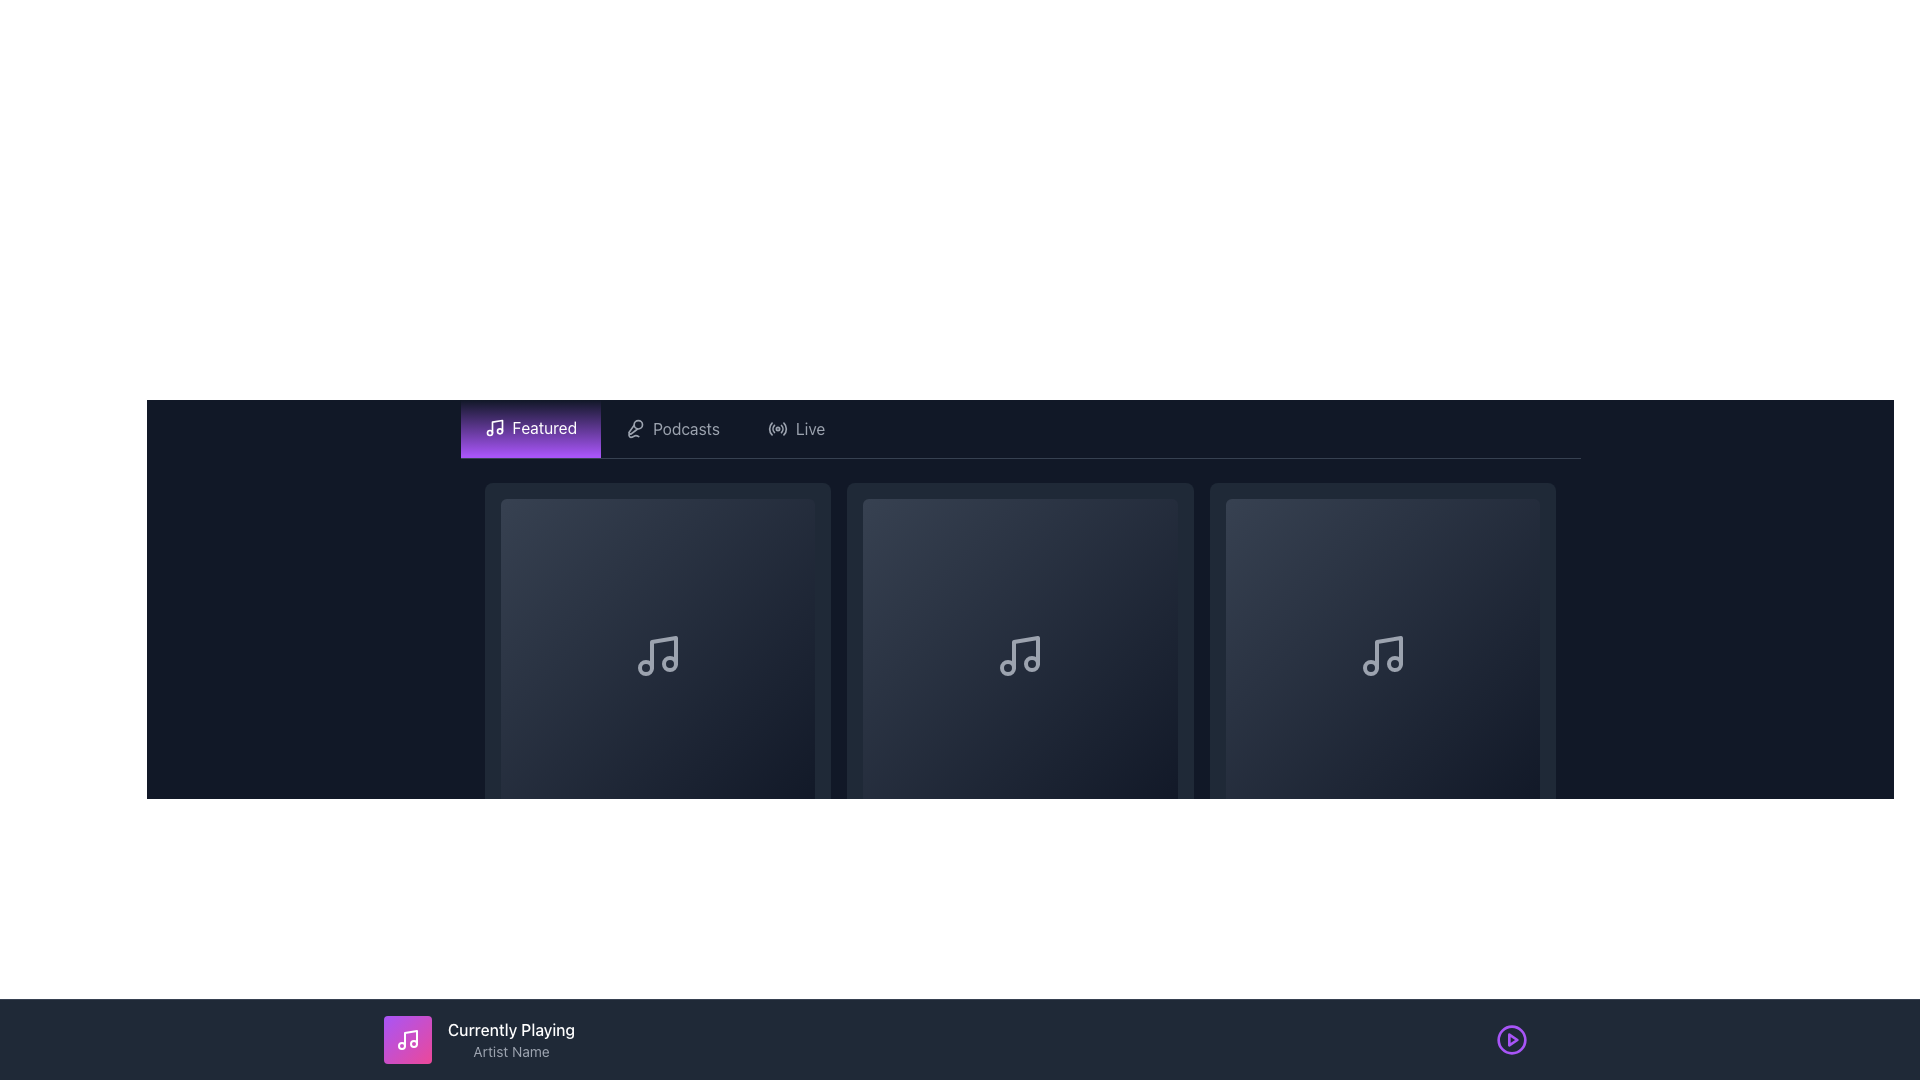 The height and width of the screenshot is (1080, 1920). What do you see at coordinates (672, 427) in the screenshot?
I see `the 'Podcasts' navigation tab, which is the second tab in the horizontal navigation bar` at bounding box center [672, 427].